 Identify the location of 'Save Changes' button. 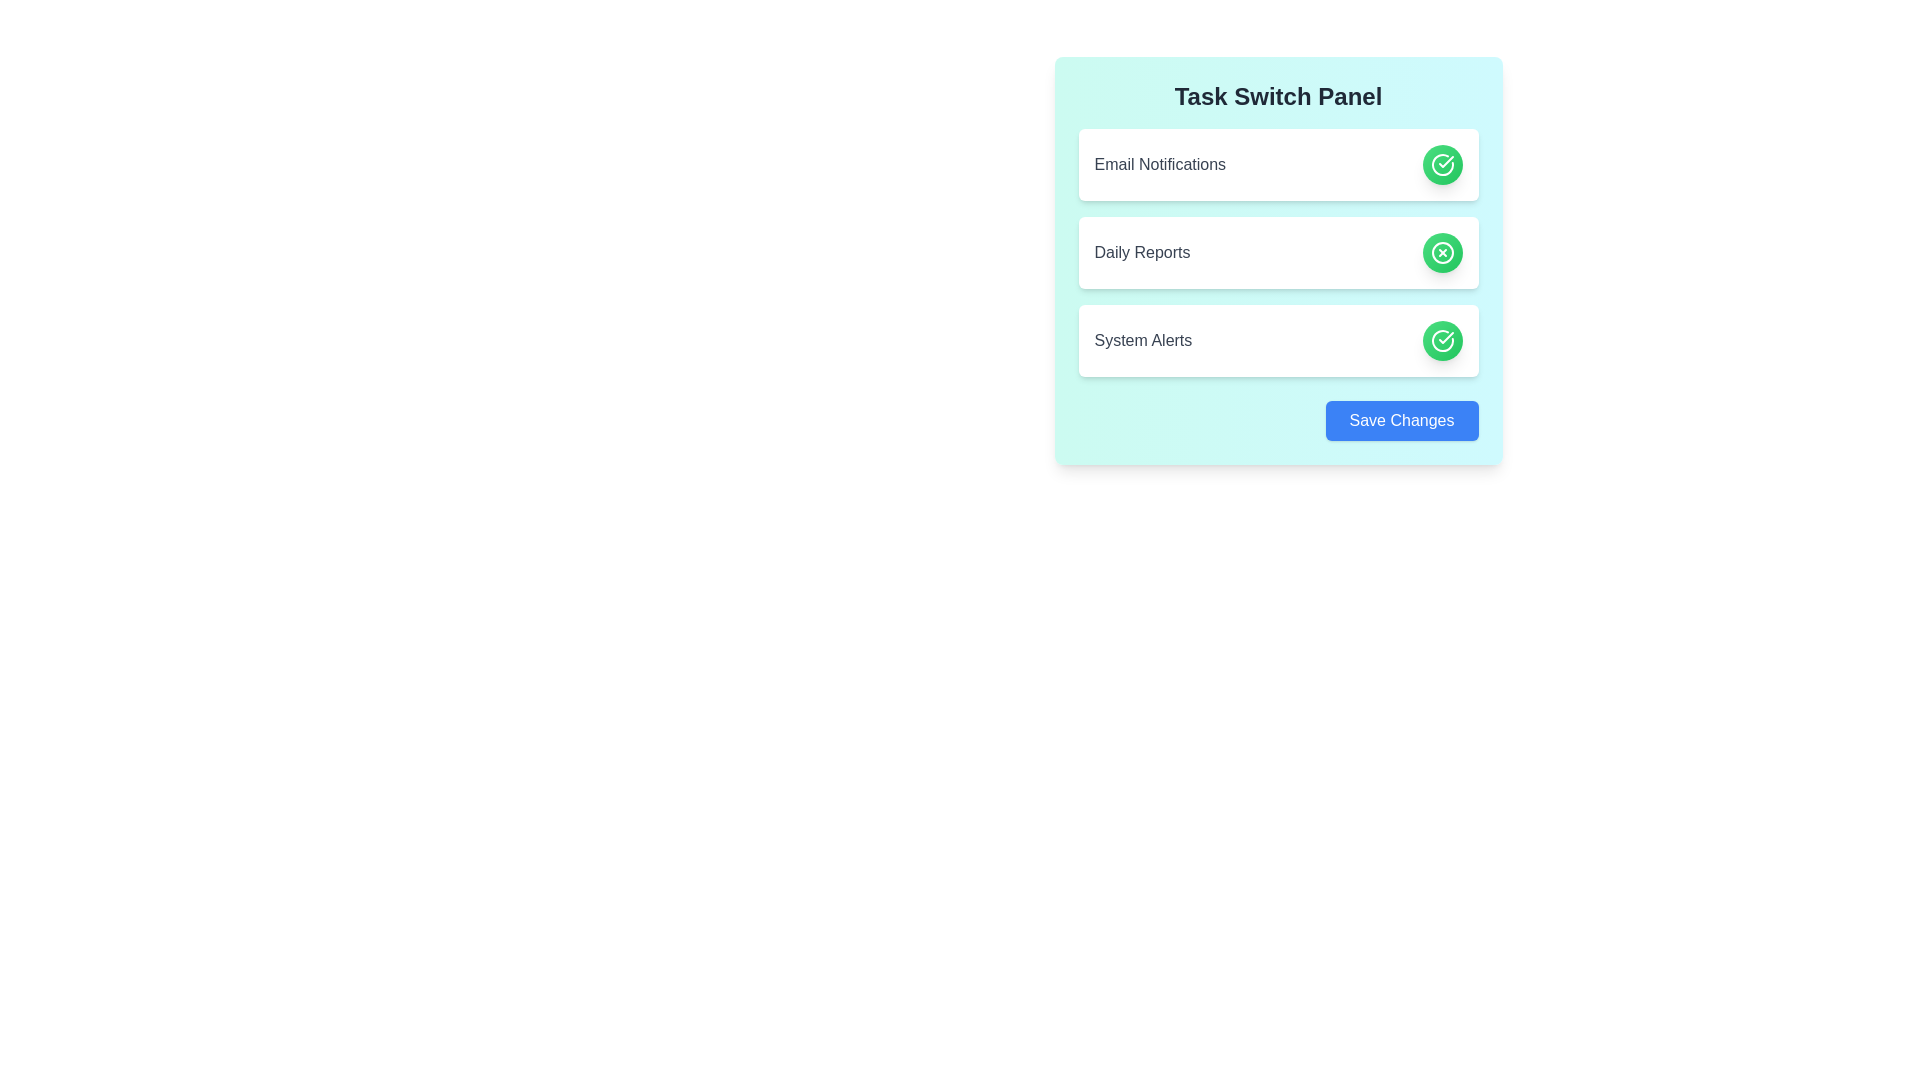
(1400, 419).